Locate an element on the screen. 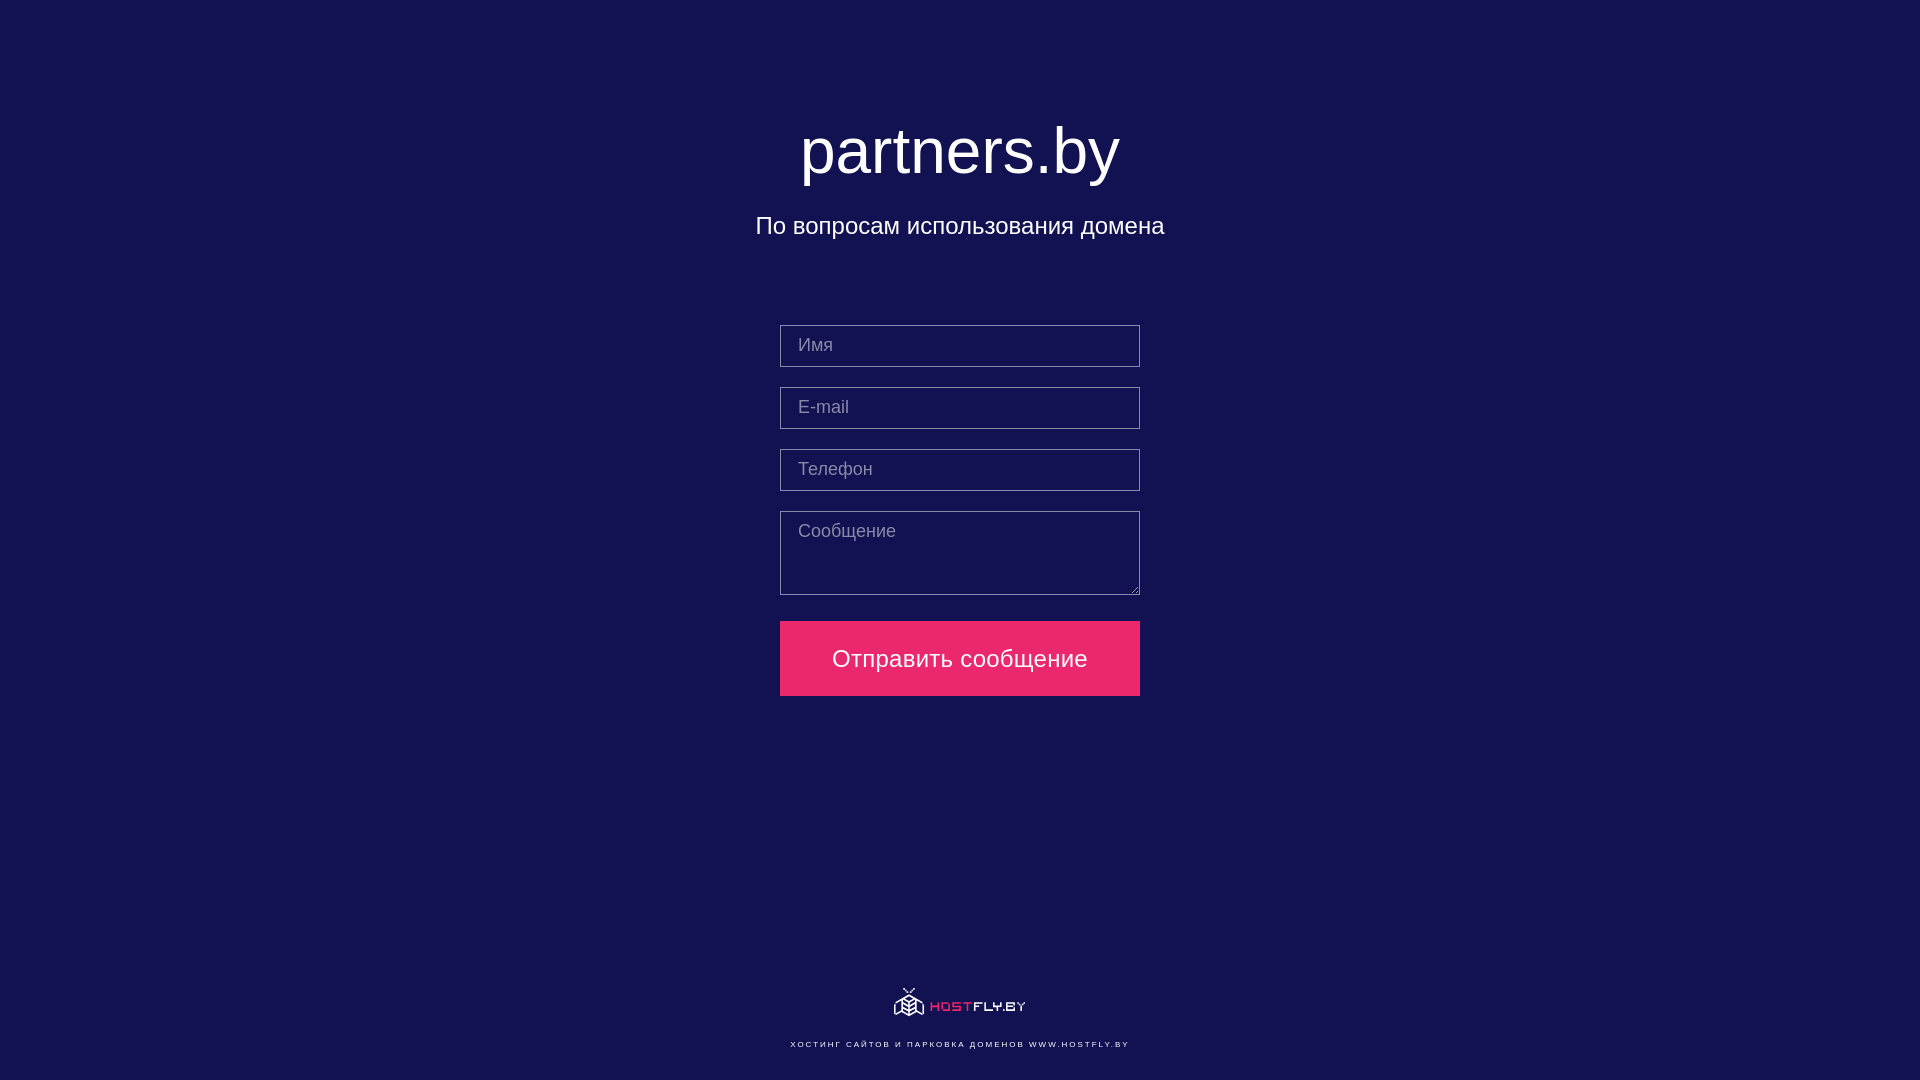  'WWW.HOSTFLY.BY' is located at coordinates (1028, 1043).